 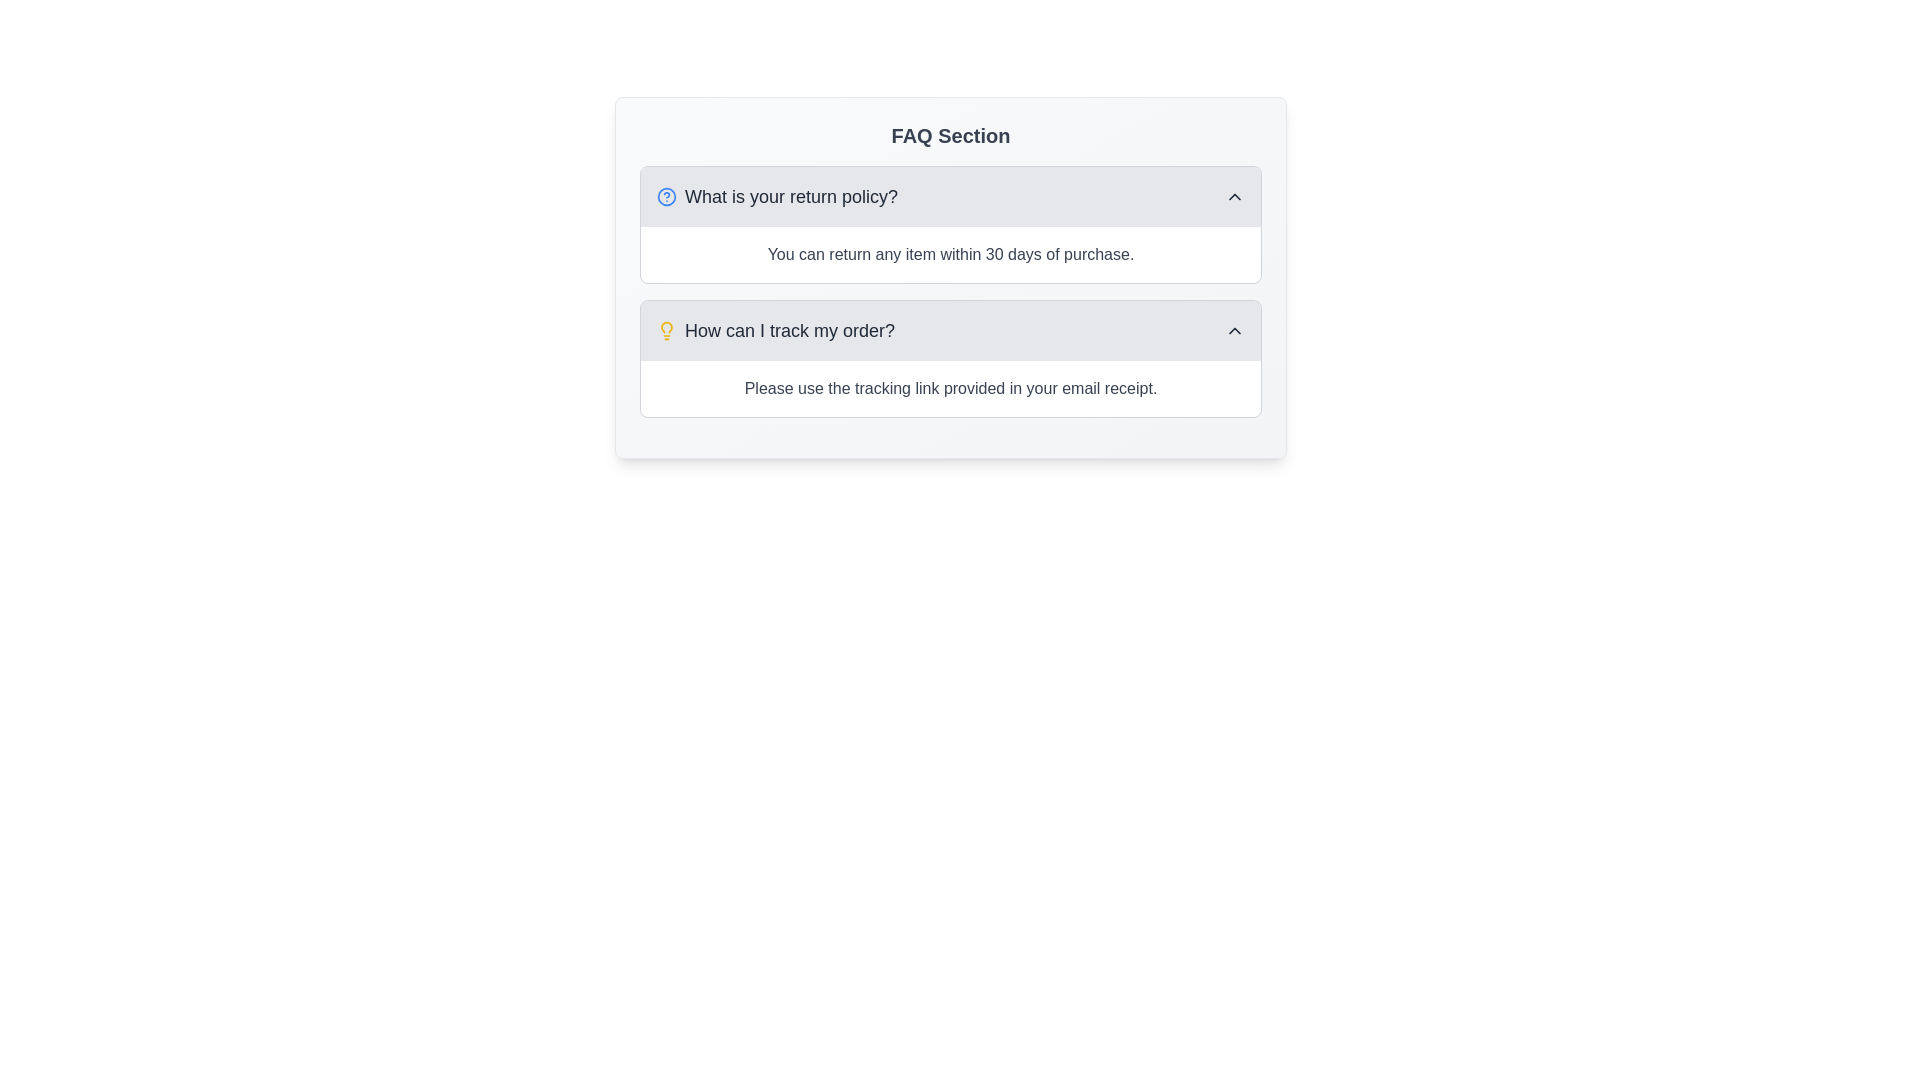 I want to click on the static text content displaying a message in gray text, located beneath the header 'How can I track my order?', so click(x=949, y=389).